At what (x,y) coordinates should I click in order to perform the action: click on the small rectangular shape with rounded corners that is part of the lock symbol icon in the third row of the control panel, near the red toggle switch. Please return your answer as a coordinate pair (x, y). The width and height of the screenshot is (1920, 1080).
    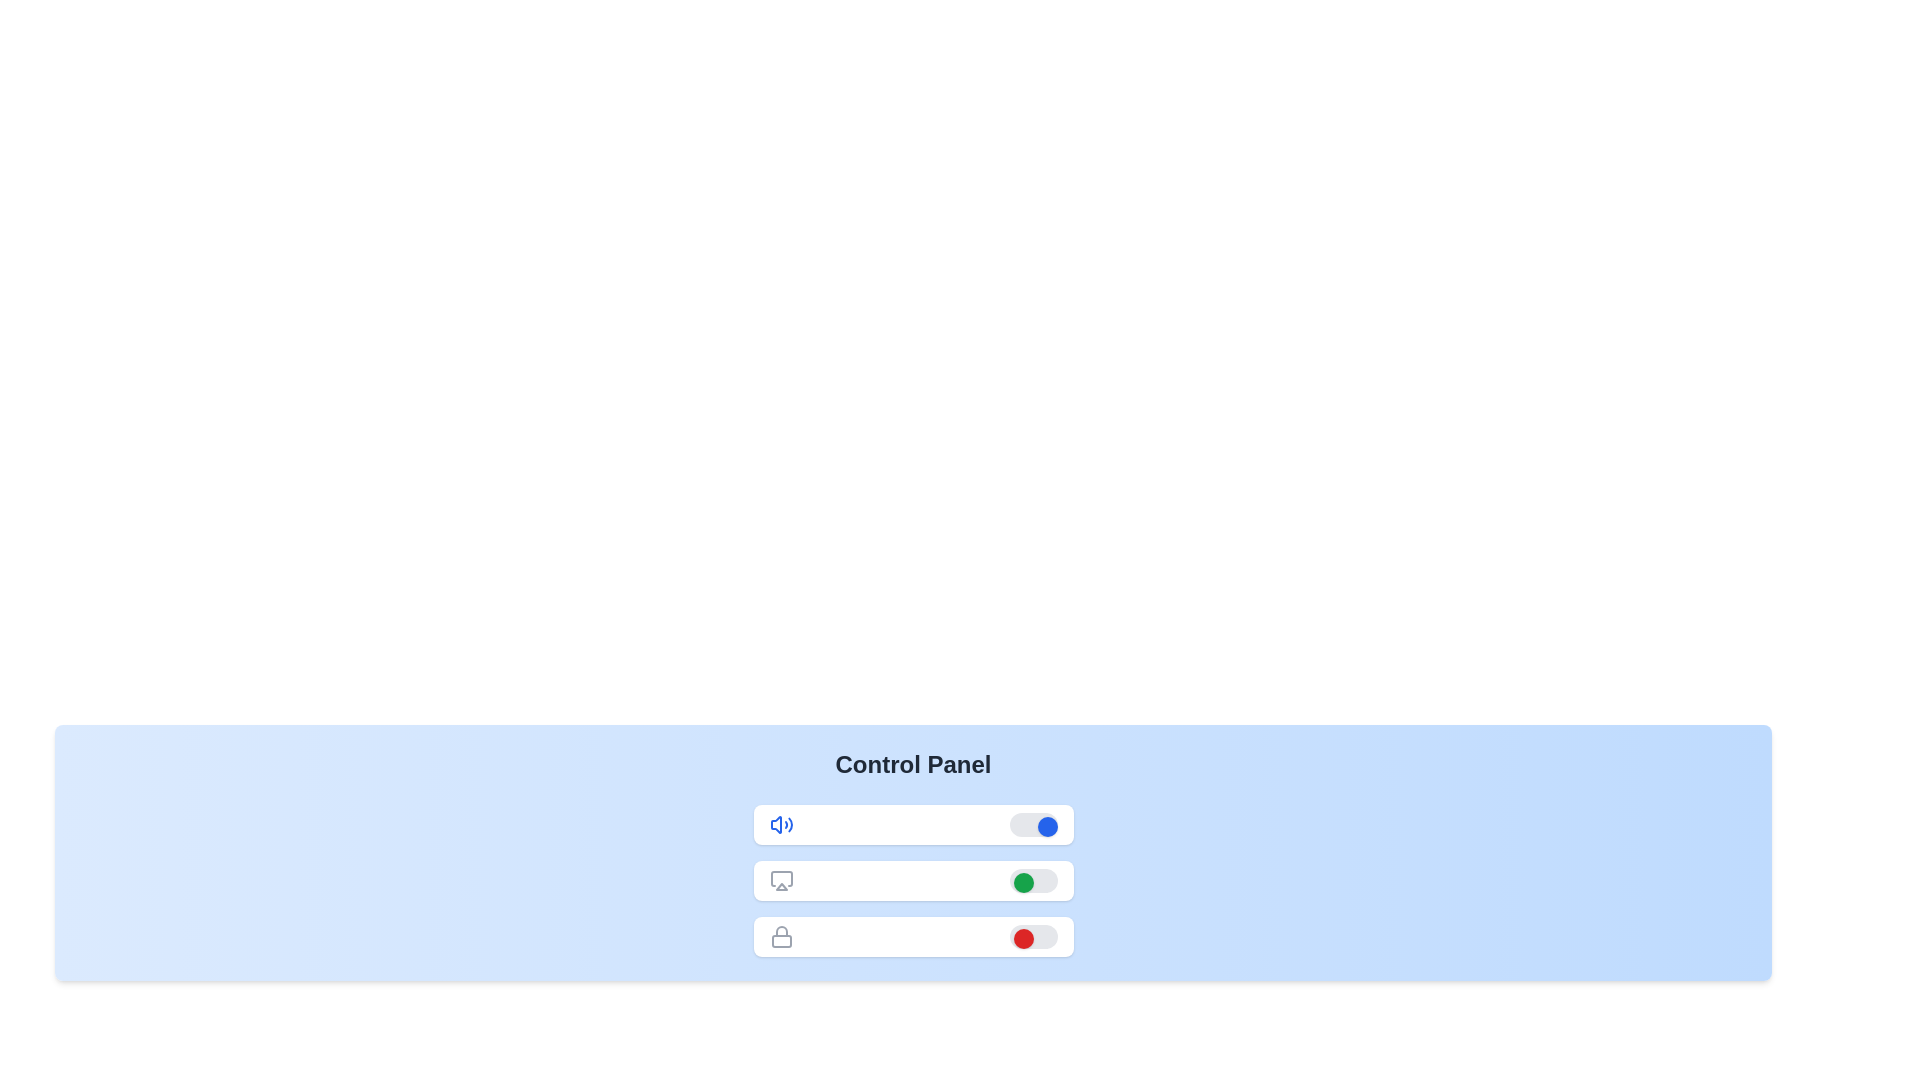
    Looking at the image, I should click on (780, 941).